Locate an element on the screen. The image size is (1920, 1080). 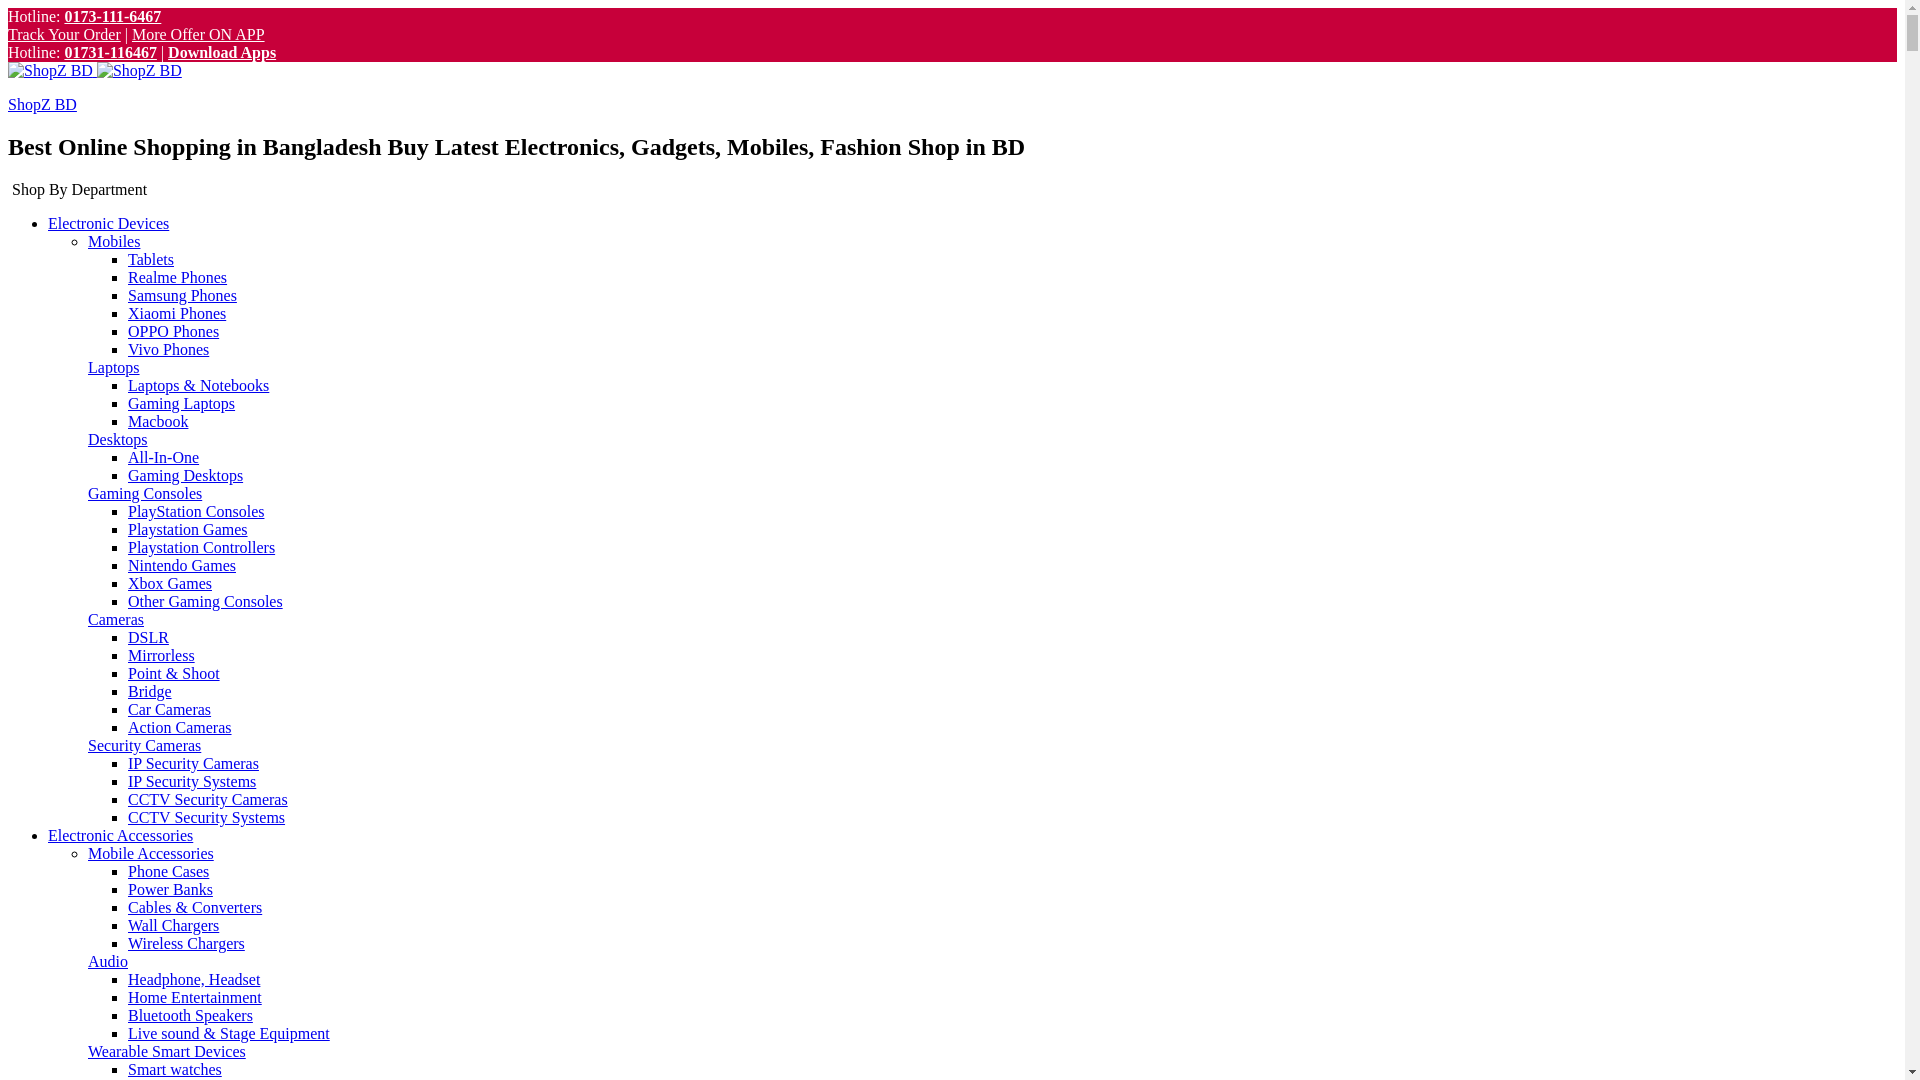
'Mobile Accessories' is located at coordinates (149, 853).